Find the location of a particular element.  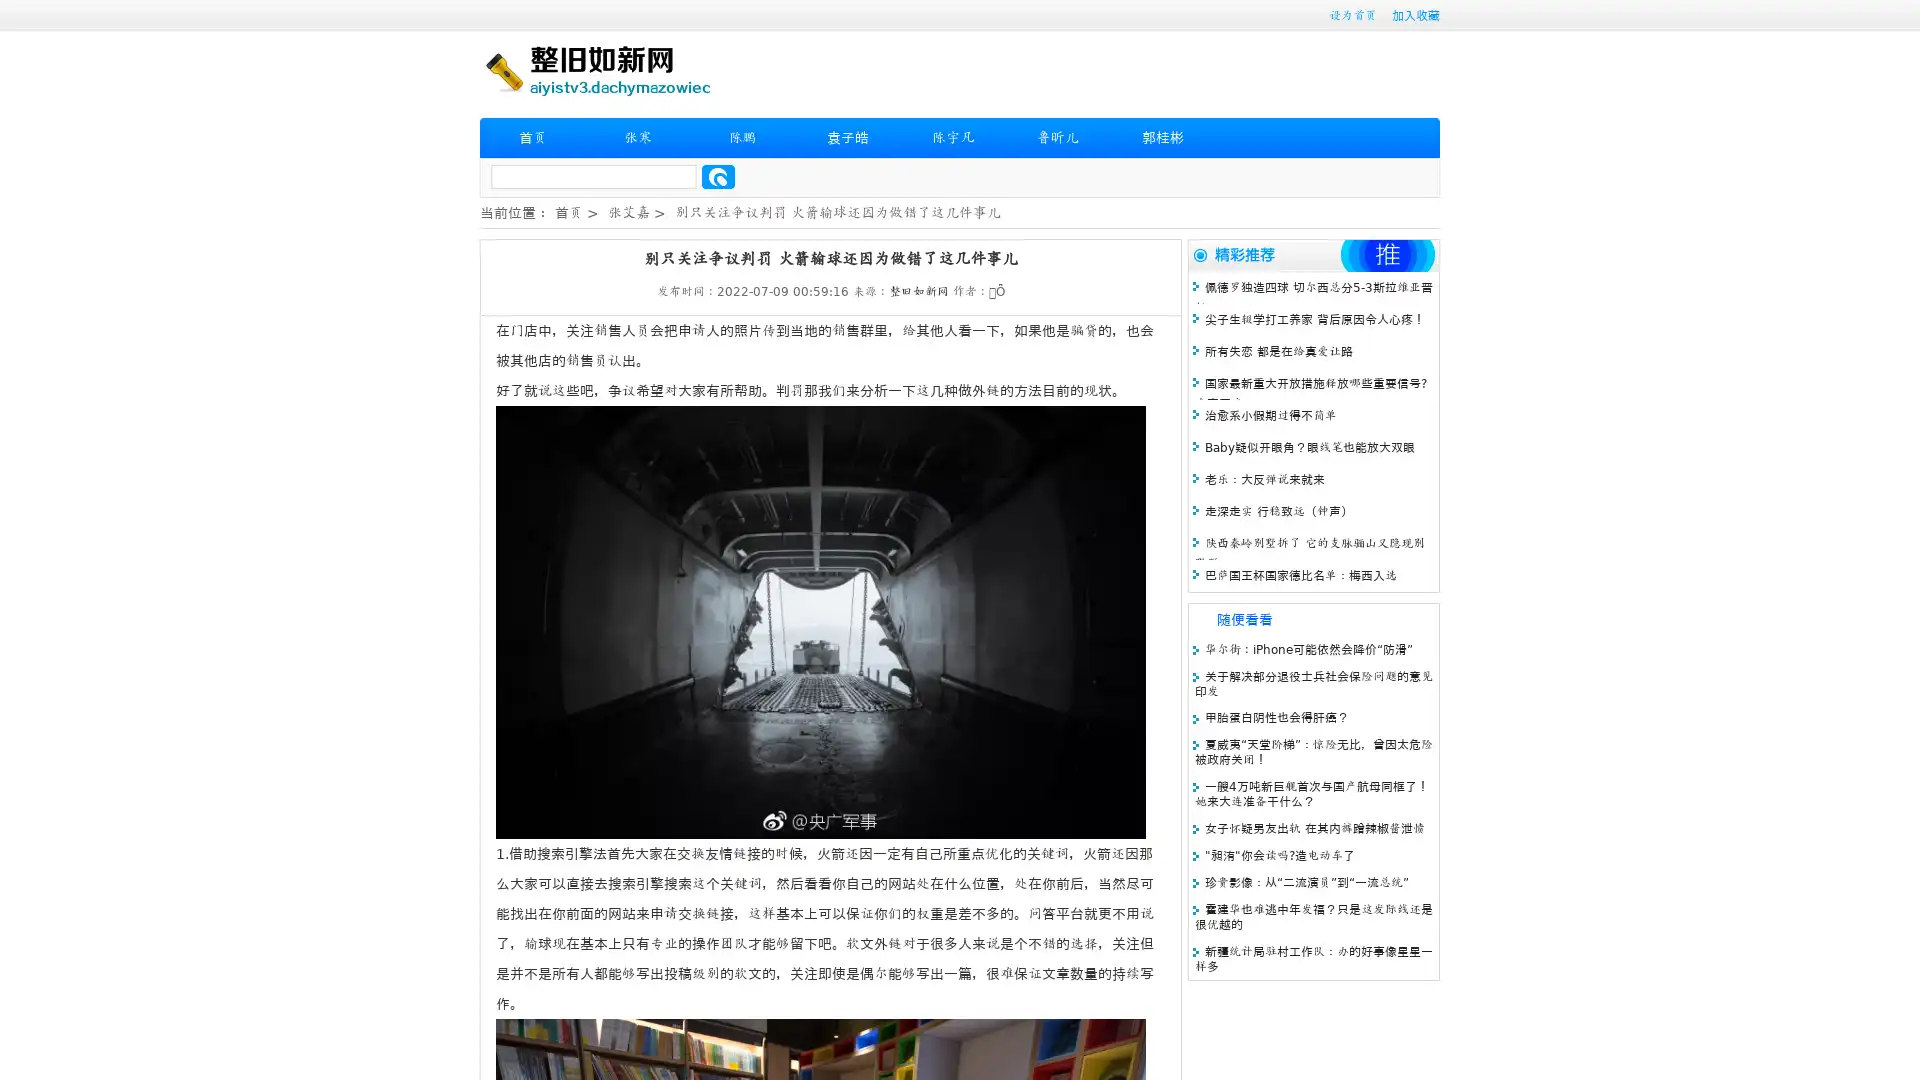

Search is located at coordinates (718, 176).